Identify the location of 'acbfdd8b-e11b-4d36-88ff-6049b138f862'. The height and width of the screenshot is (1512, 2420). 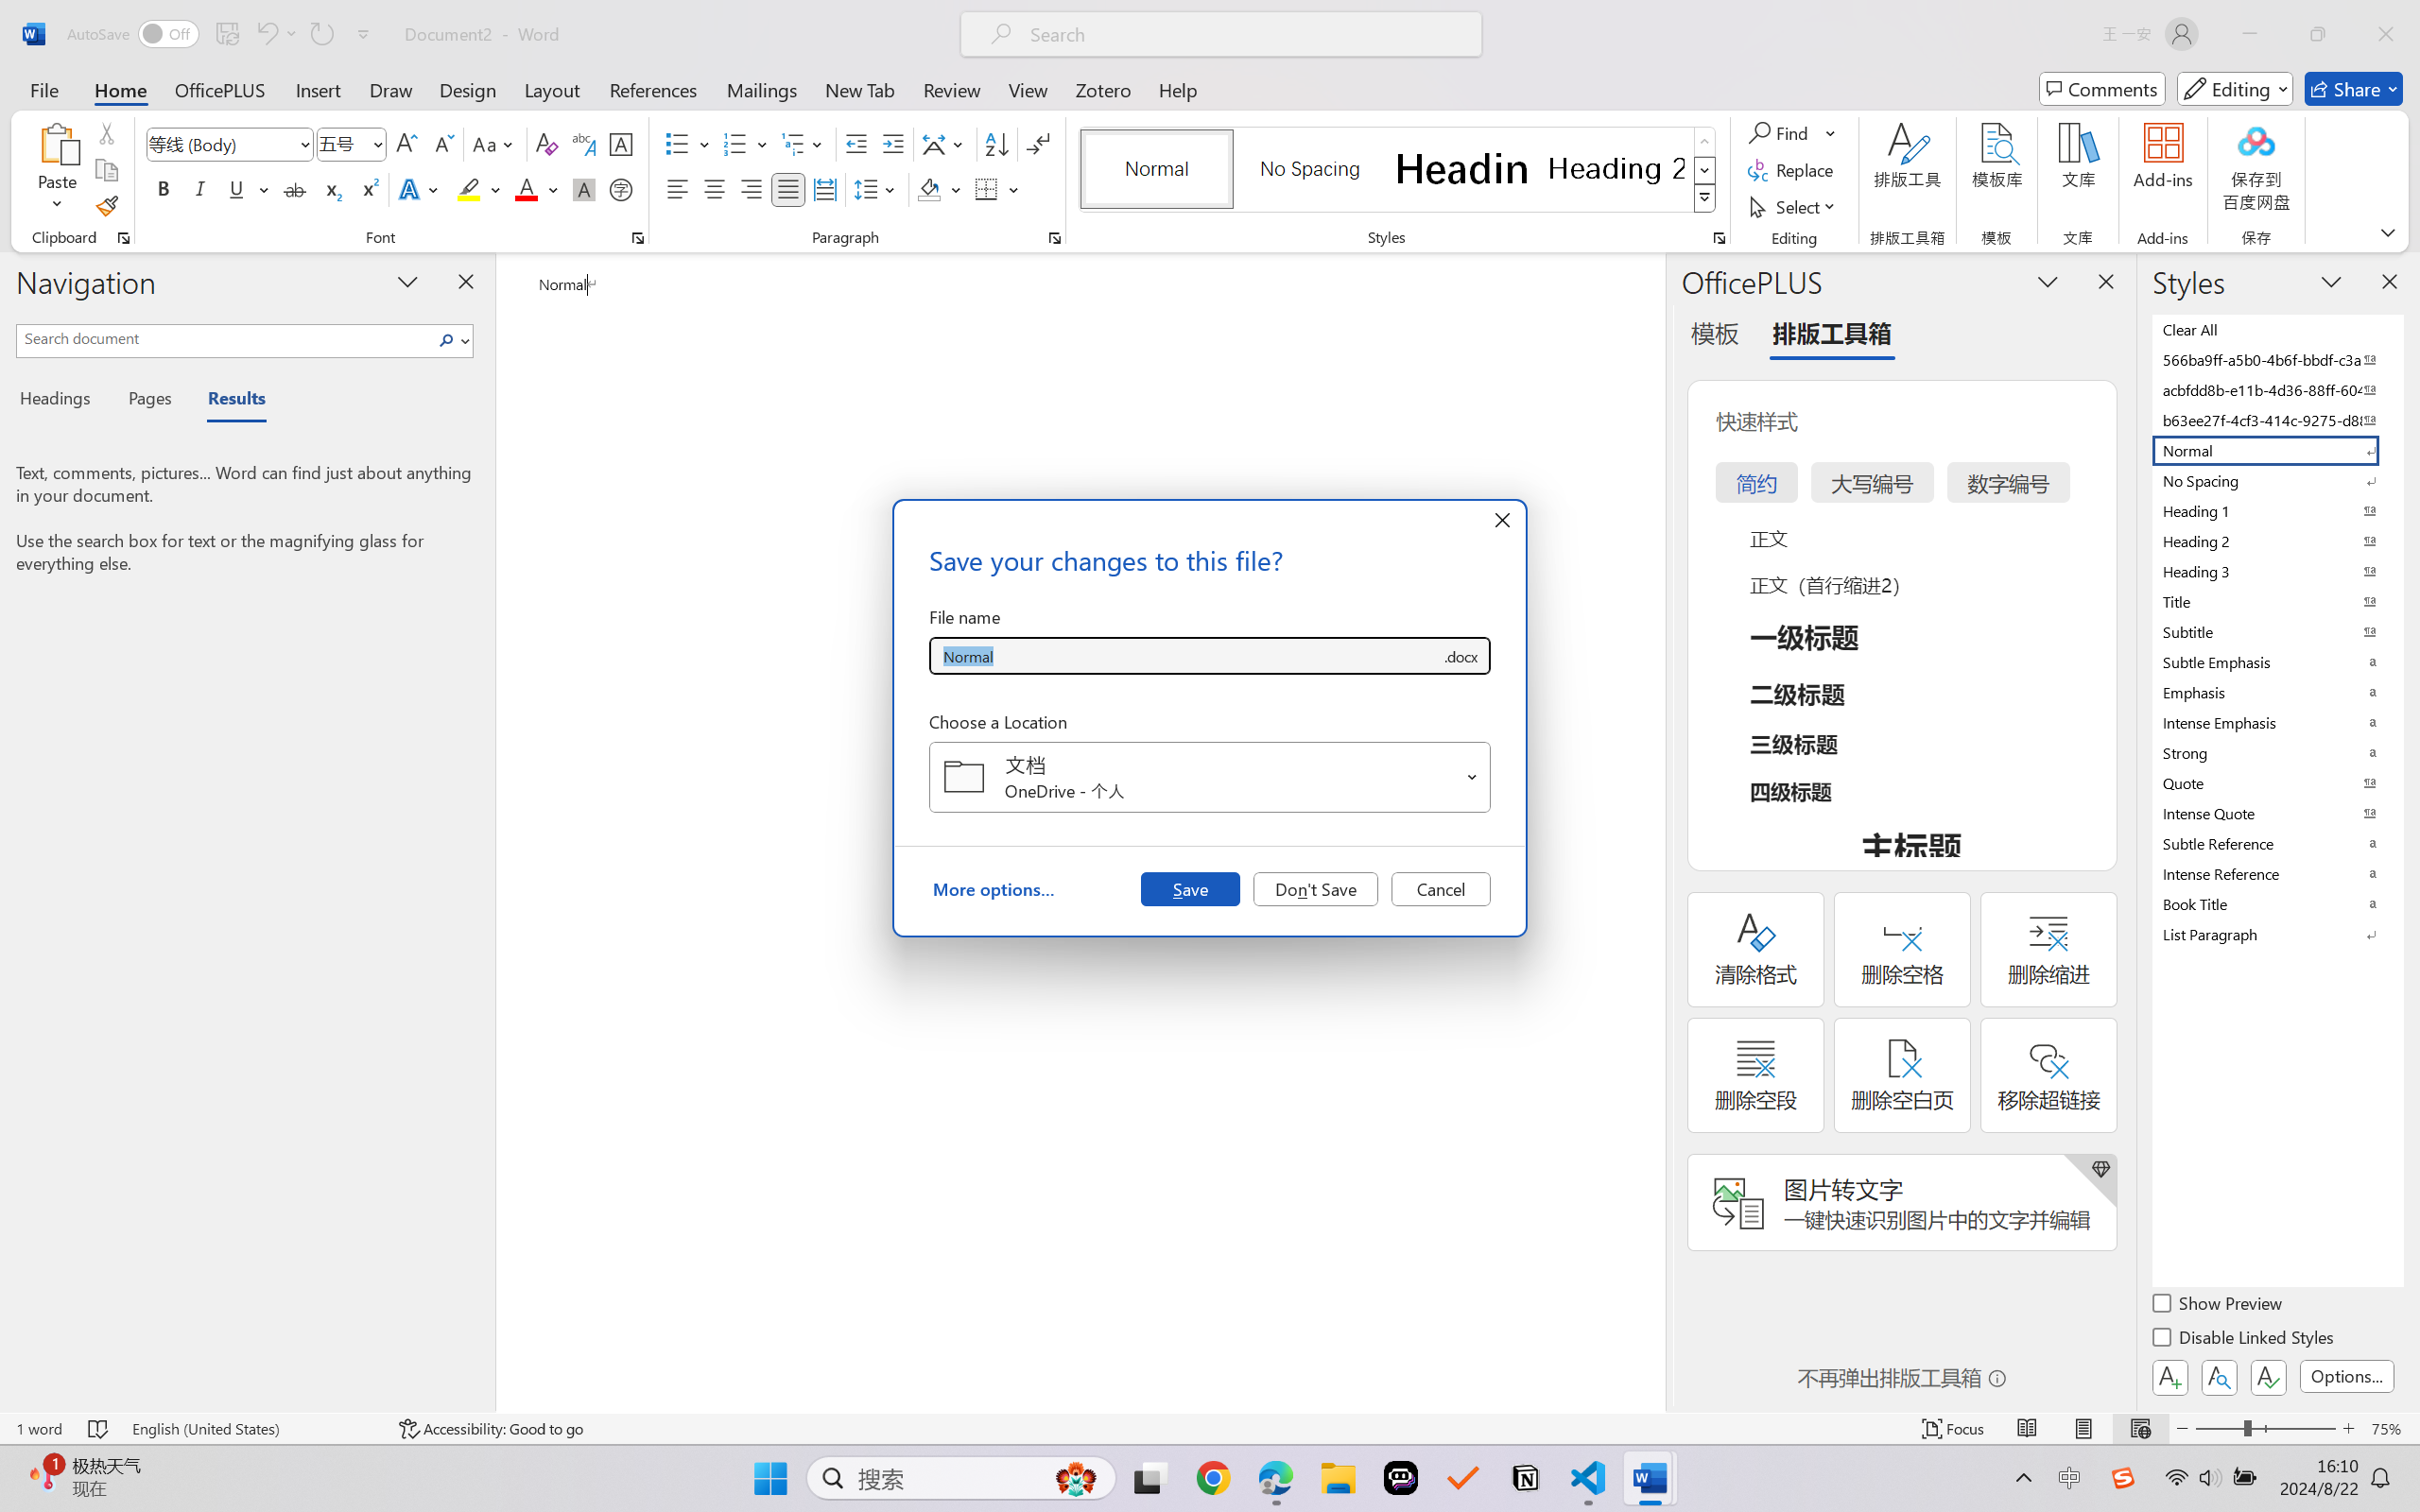
(2275, 388).